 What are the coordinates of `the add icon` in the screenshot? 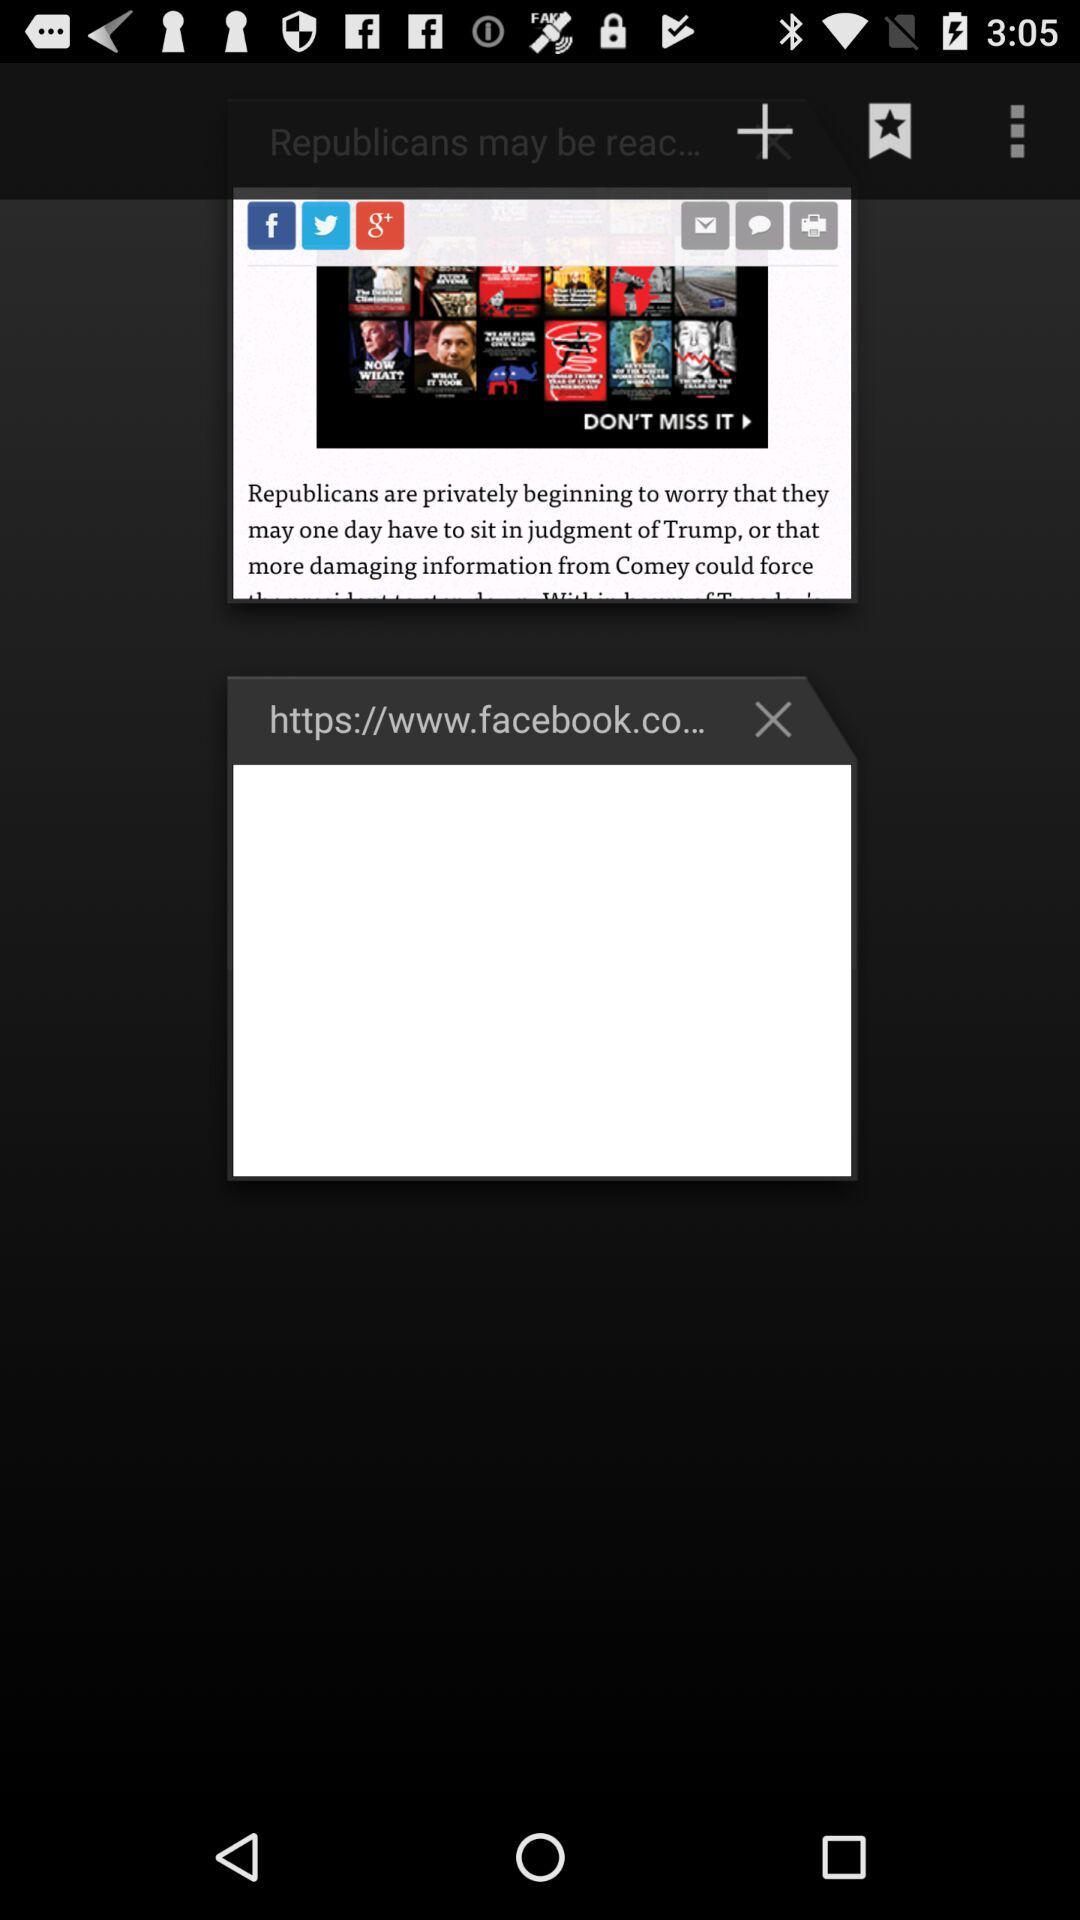 It's located at (782, 149).